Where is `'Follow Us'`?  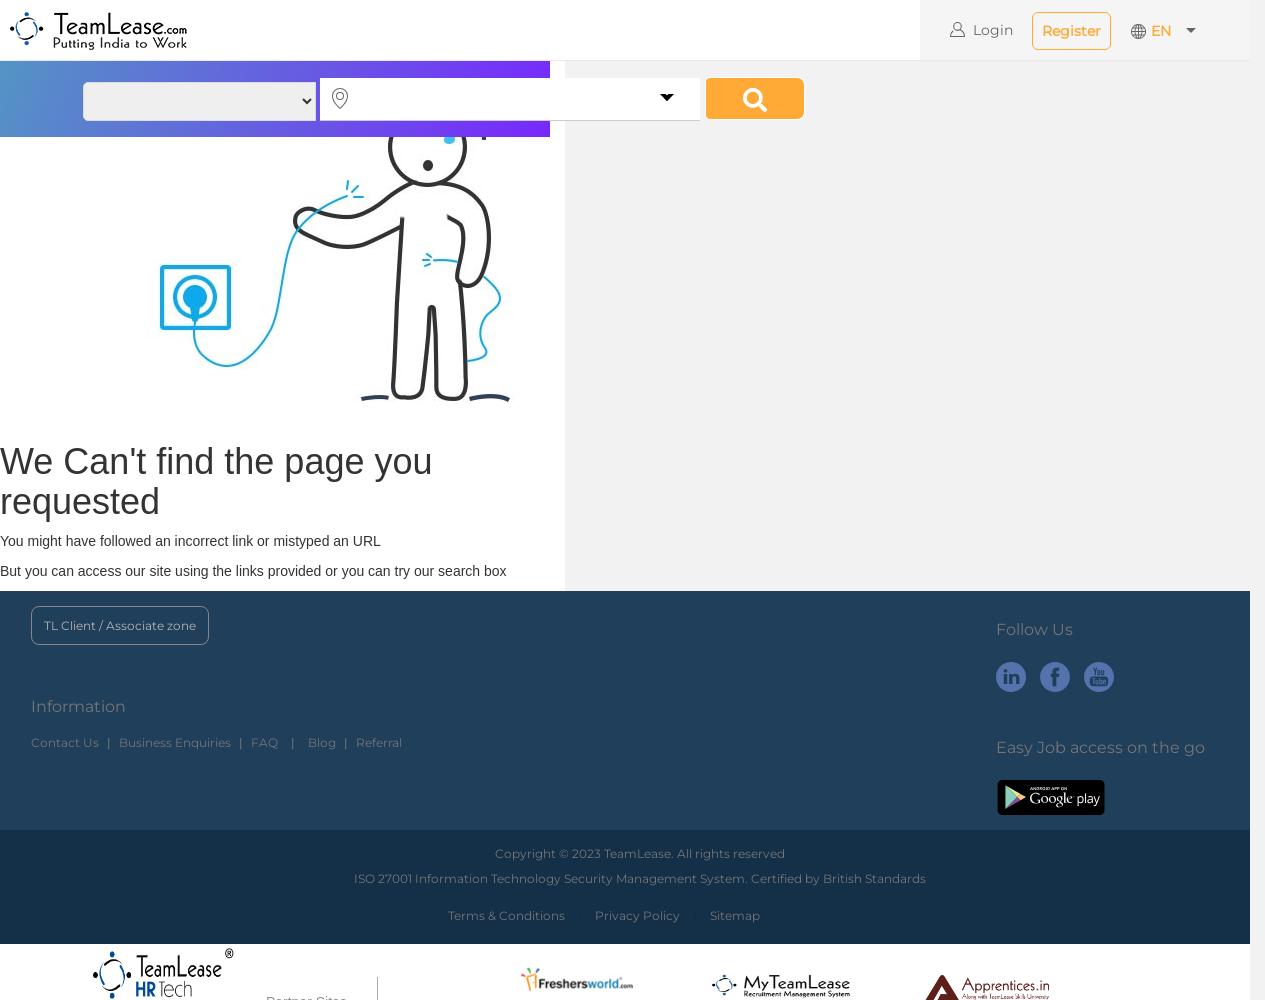
'Follow Us' is located at coordinates (1033, 629).